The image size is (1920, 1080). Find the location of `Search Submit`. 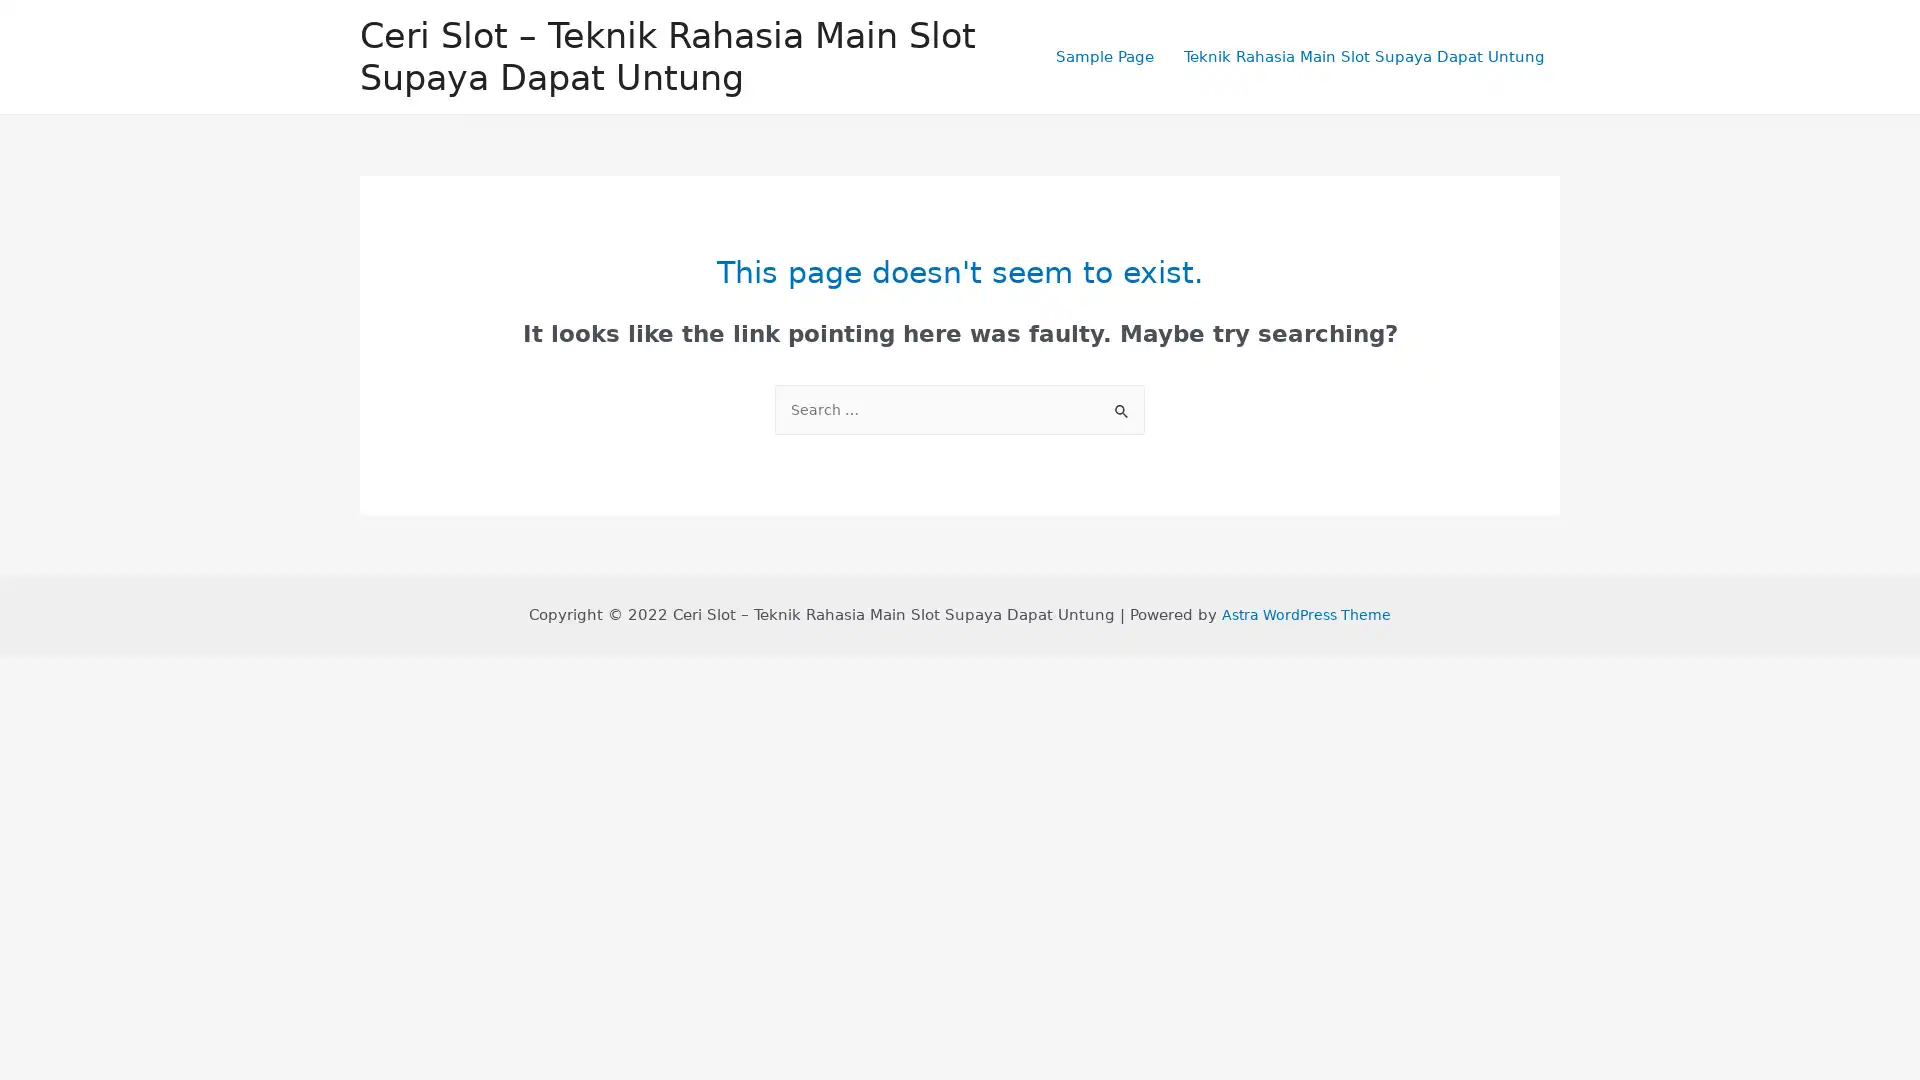

Search Submit is located at coordinates (1122, 411).